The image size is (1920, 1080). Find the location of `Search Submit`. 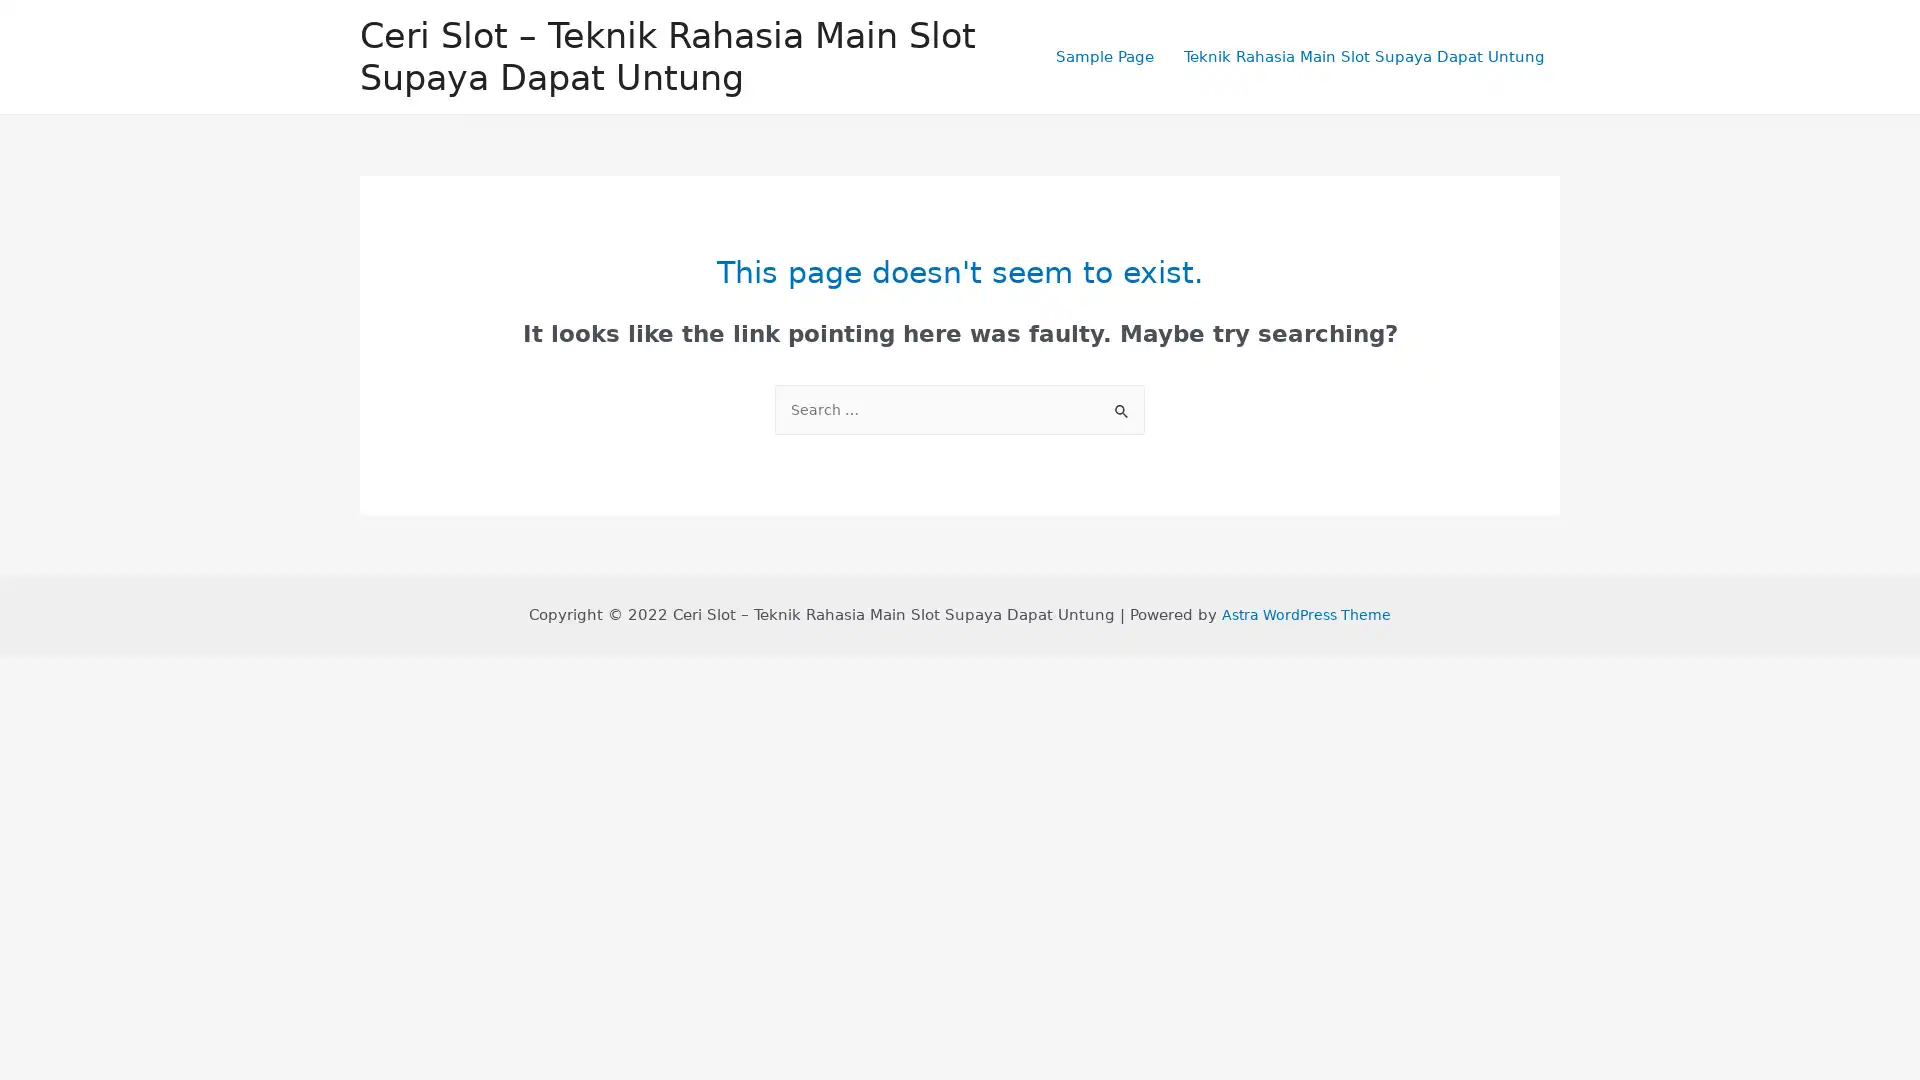

Search Submit is located at coordinates (1122, 411).